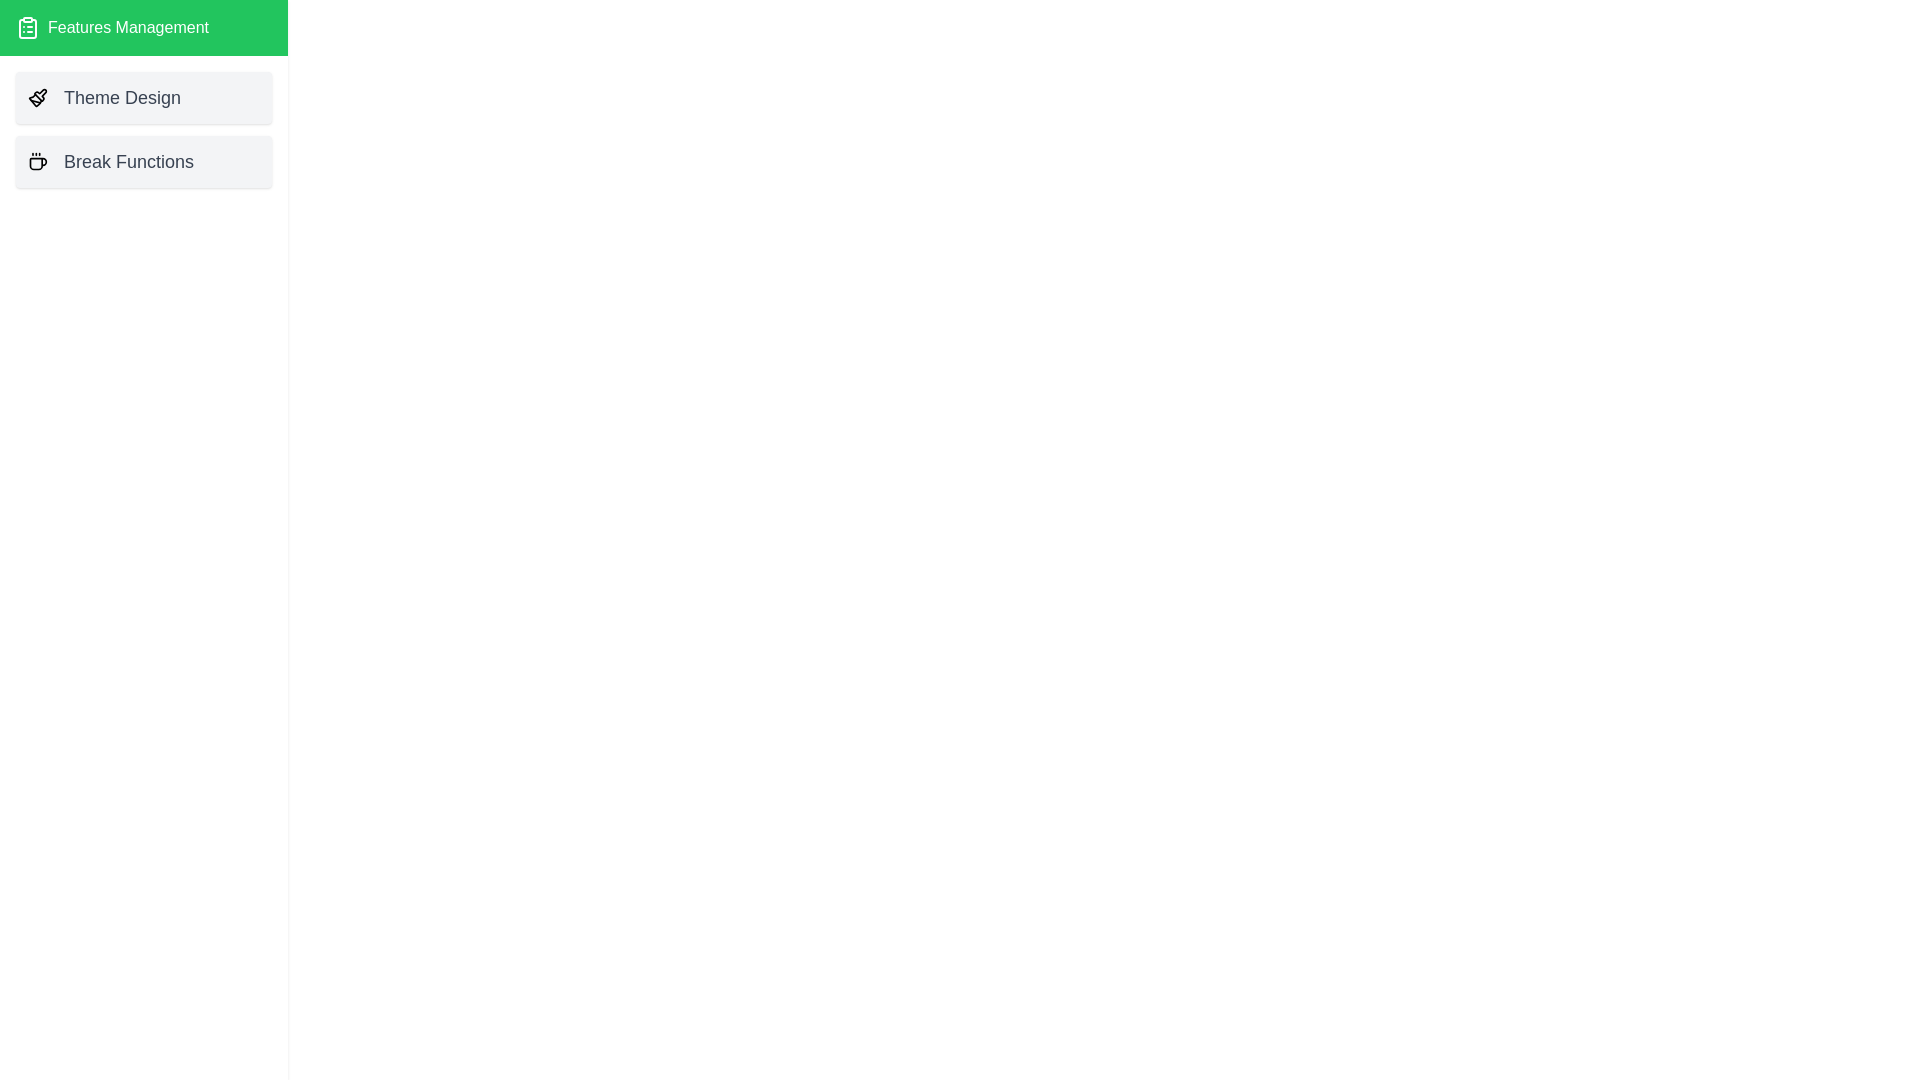 The height and width of the screenshot is (1080, 1920). What do you see at coordinates (38, 38) in the screenshot?
I see `button located at the top-left corner to toggle the drawer` at bounding box center [38, 38].